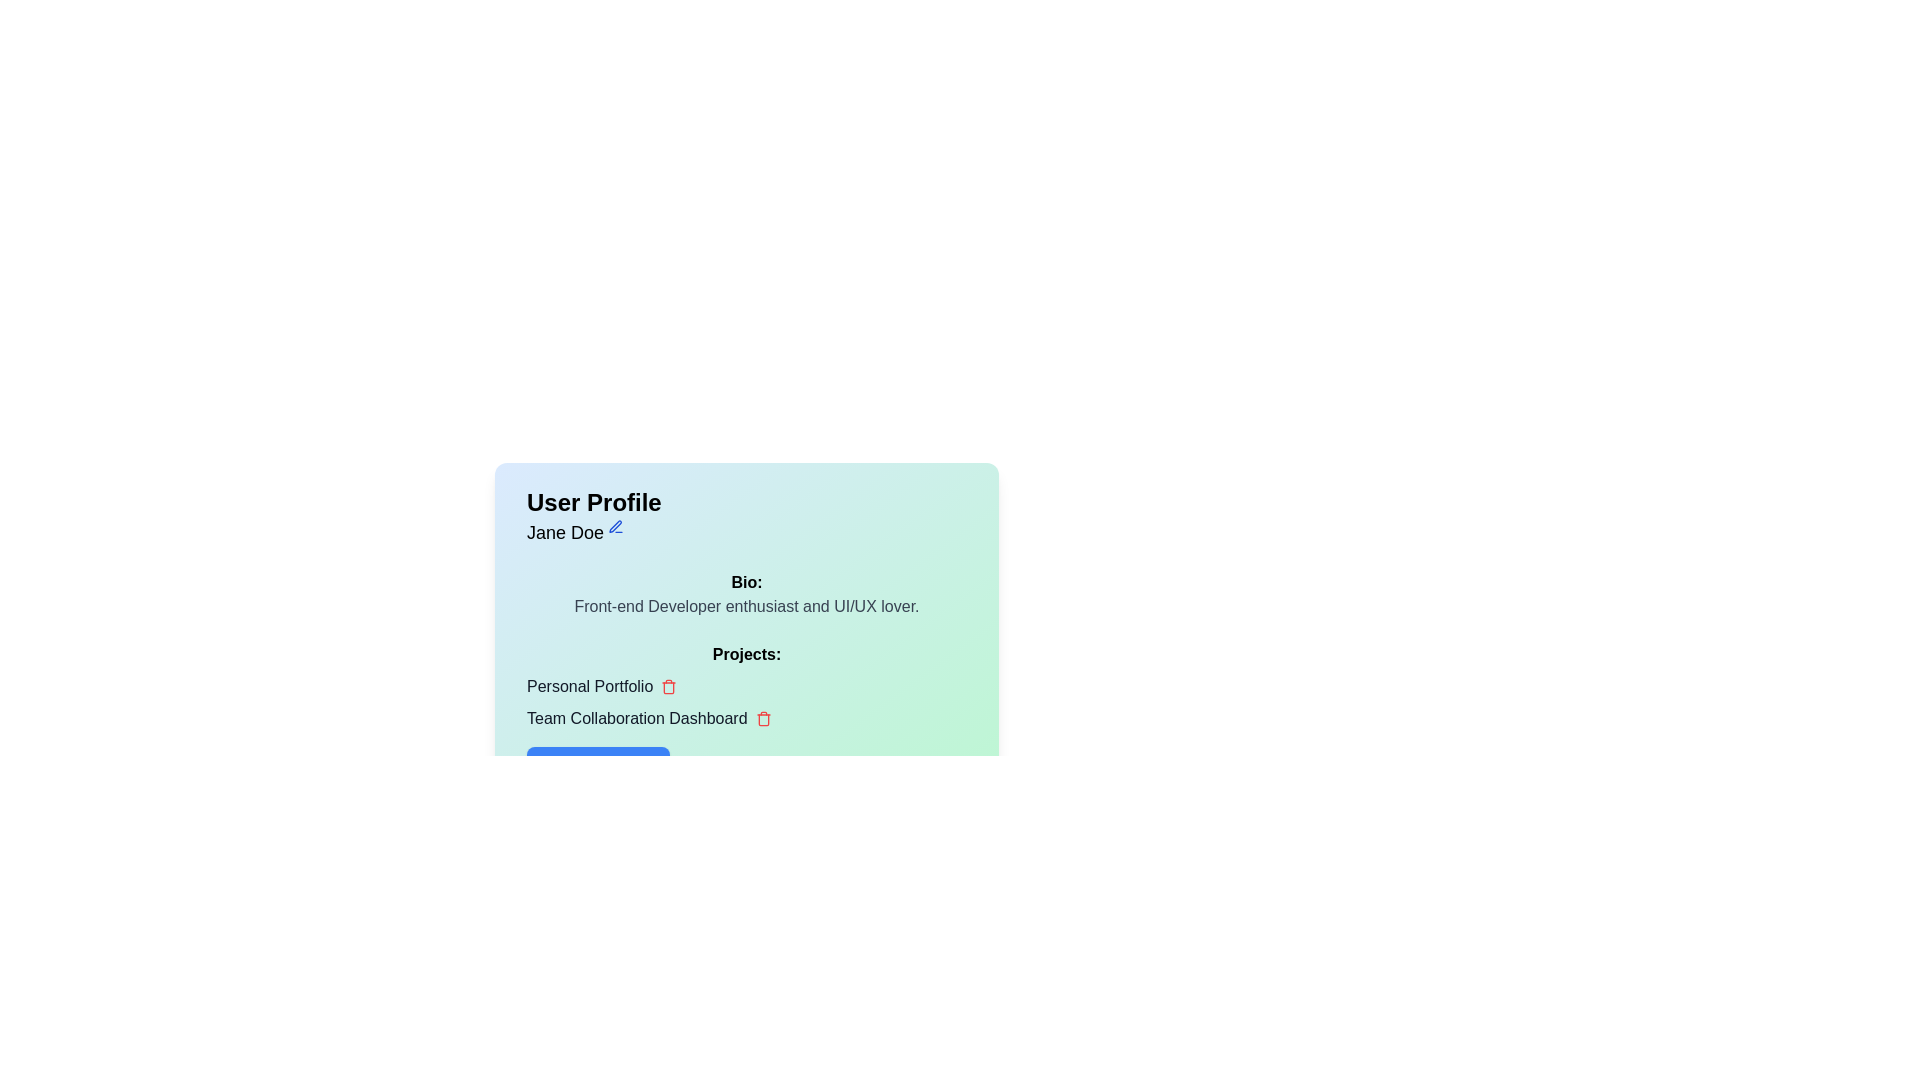 Image resolution: width=1920 pixels, height=1080 pixels. Describe the element at coordinates (746, 713) in the screenshot. I see `the project names in the 'Projects:' section of the user profile card, which includes 'Personal Portfolio' and 'Team Collaboration Dashboard'` at that location.